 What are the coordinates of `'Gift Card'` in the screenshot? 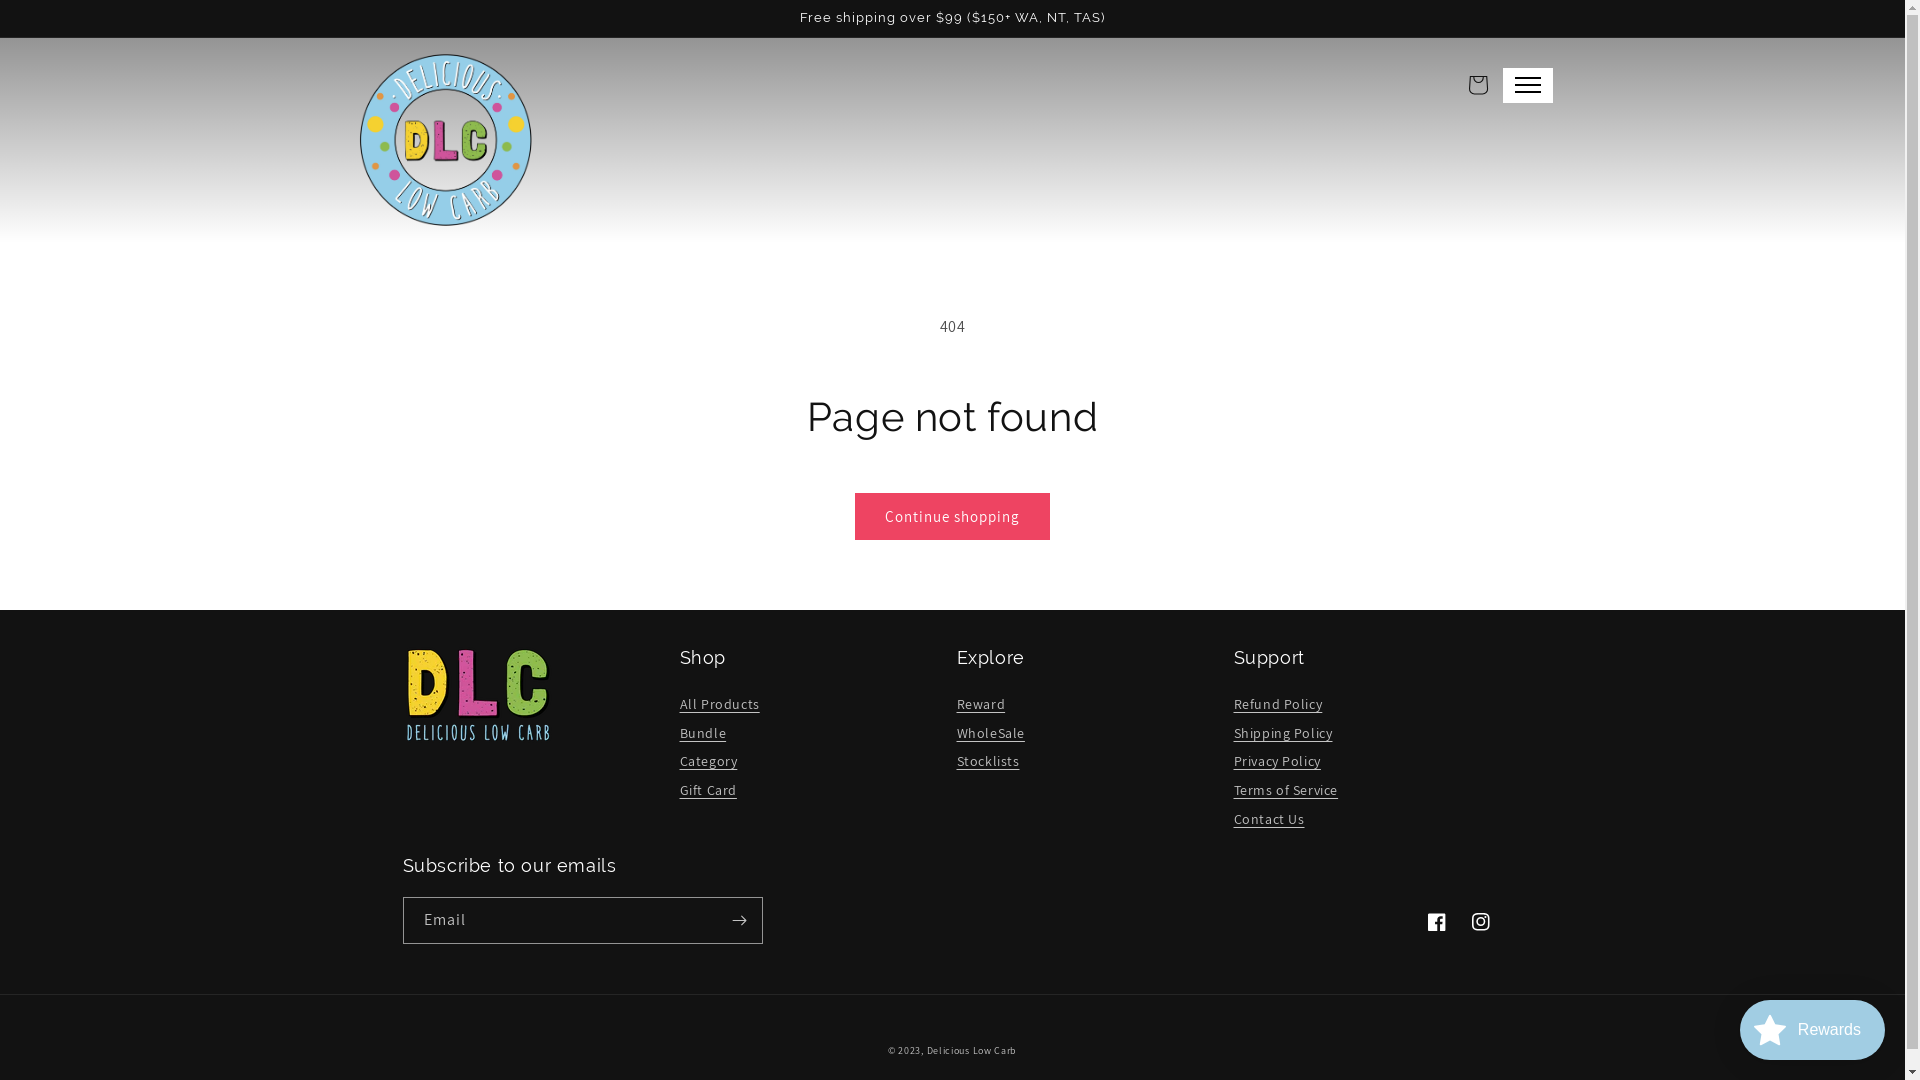 It's located at (680, 789).